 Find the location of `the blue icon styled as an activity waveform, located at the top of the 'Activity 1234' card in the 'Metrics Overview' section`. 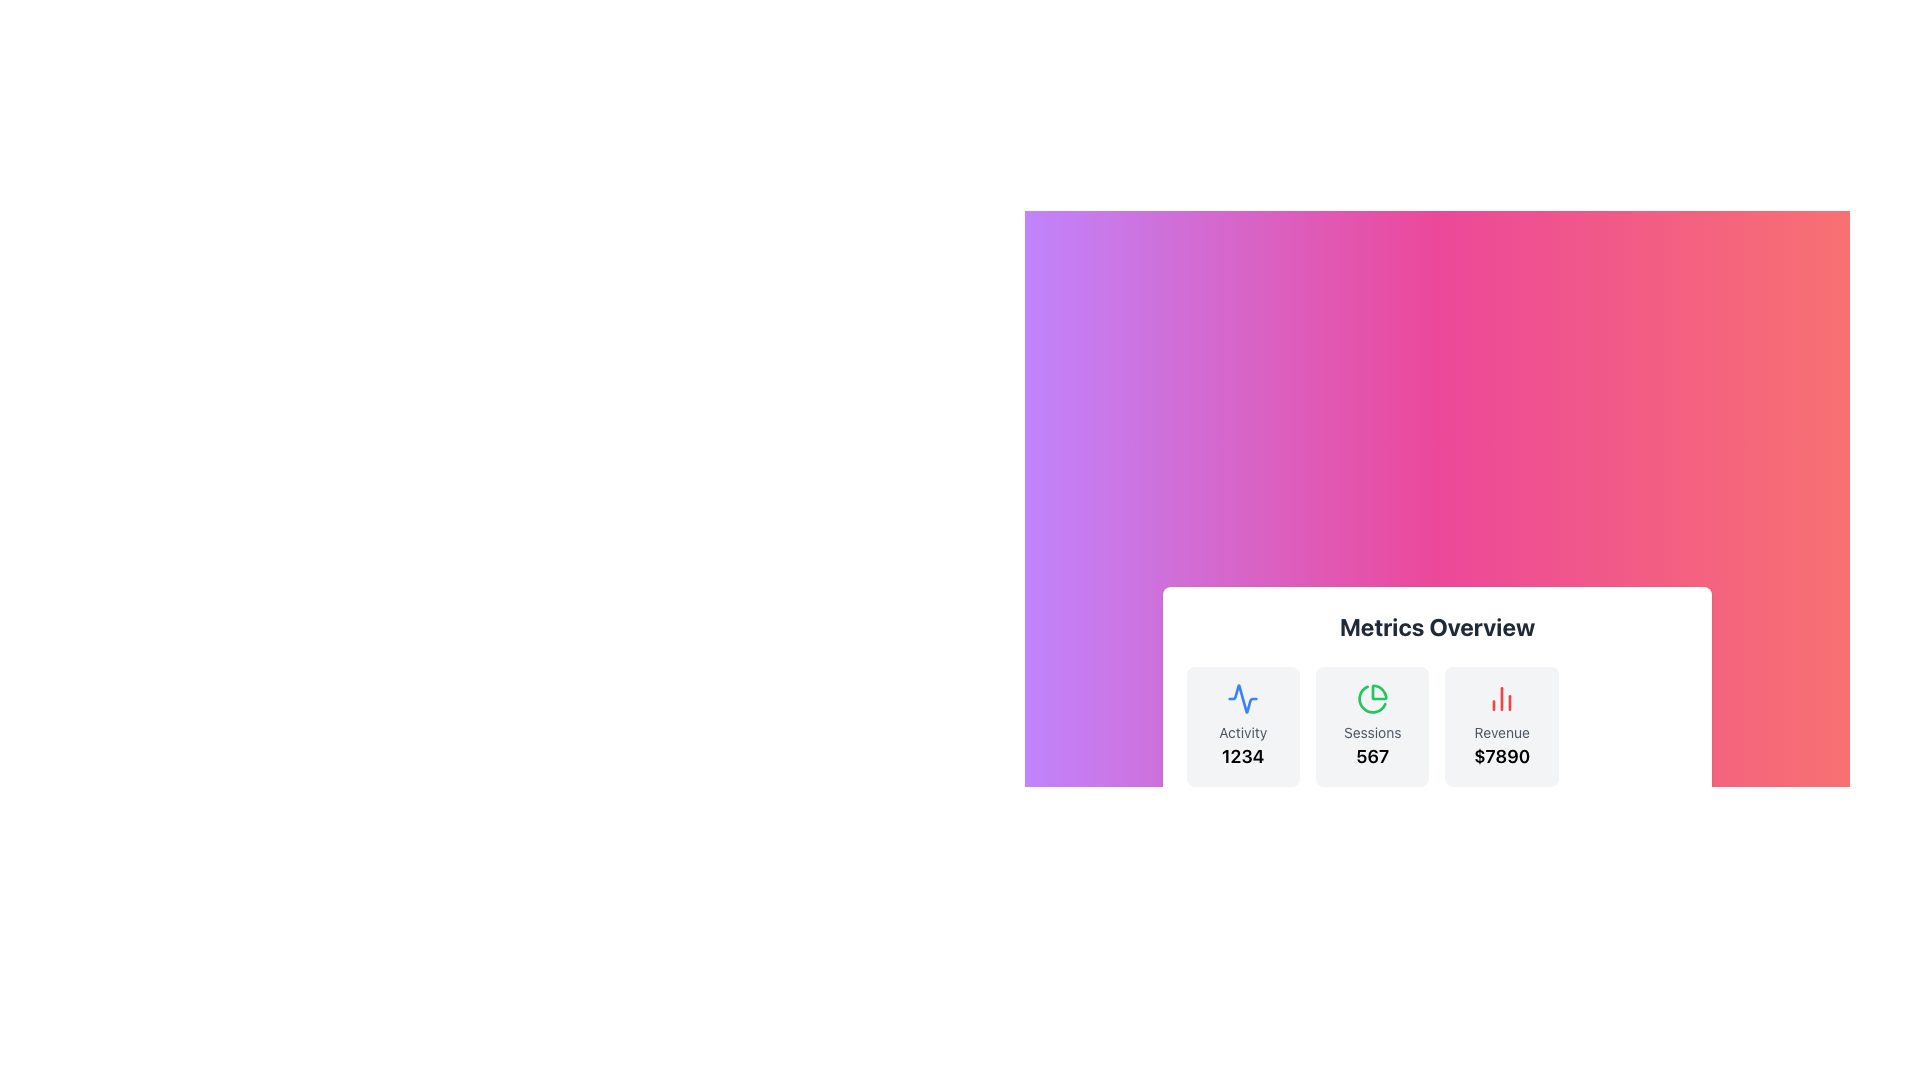

the blue icon styled as an activity waveform, located at the top of the 'Activity 1234' card in the 'Metrics Overview' section is located at coordinates (1242, 697).